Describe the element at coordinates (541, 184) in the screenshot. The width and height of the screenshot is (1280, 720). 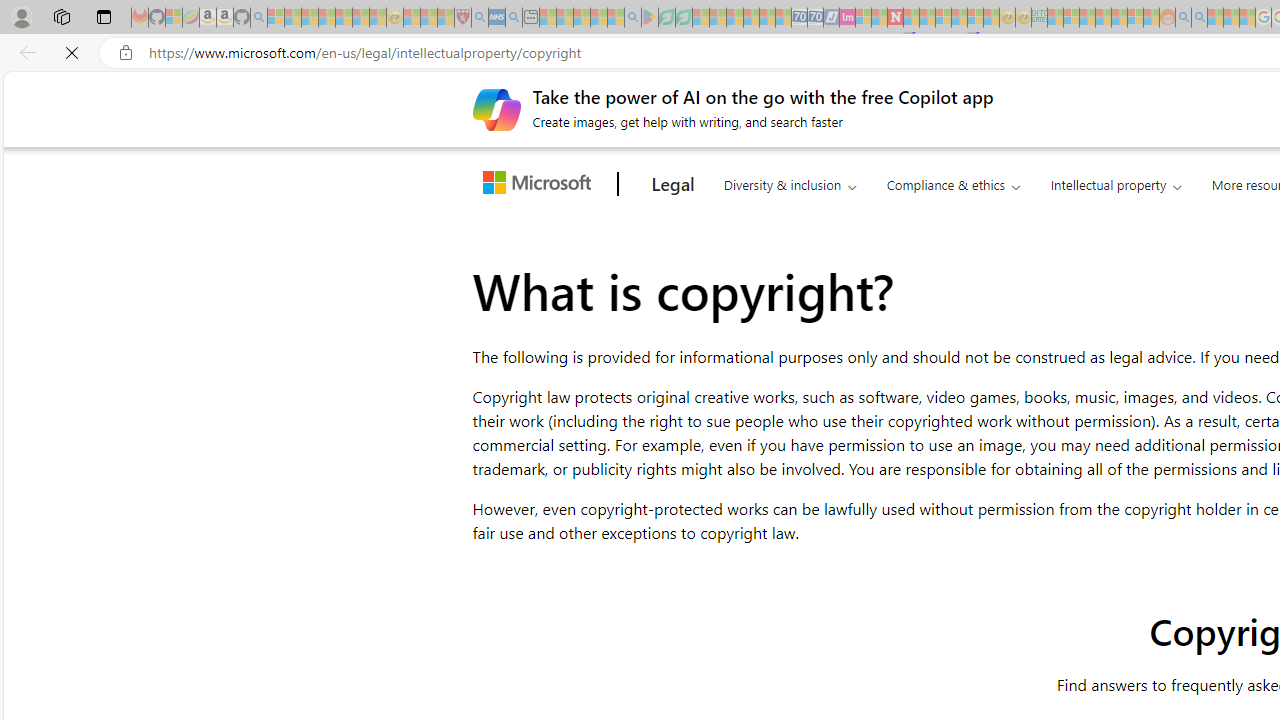
I see `'Microsoft'` at that location.